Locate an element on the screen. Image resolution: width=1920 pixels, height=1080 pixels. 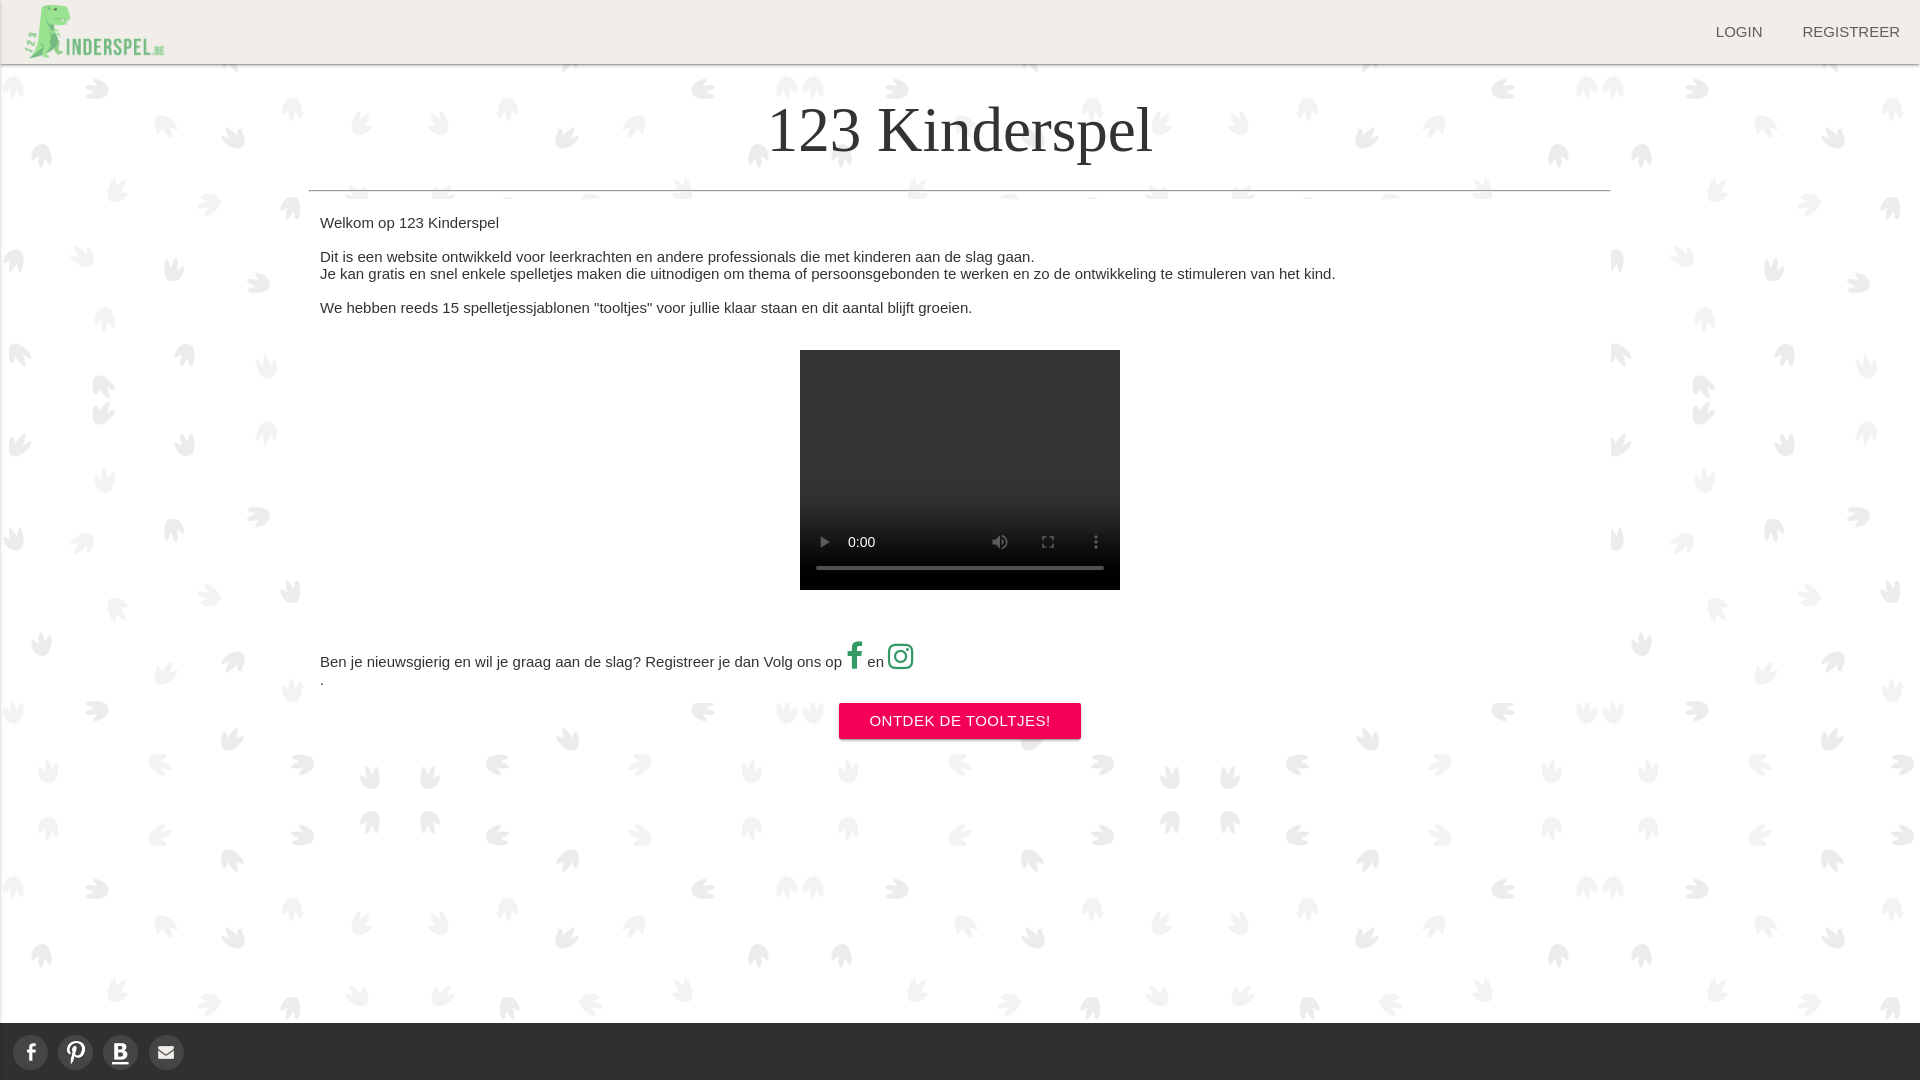
'blog' is located at coordinates (119, 1051).